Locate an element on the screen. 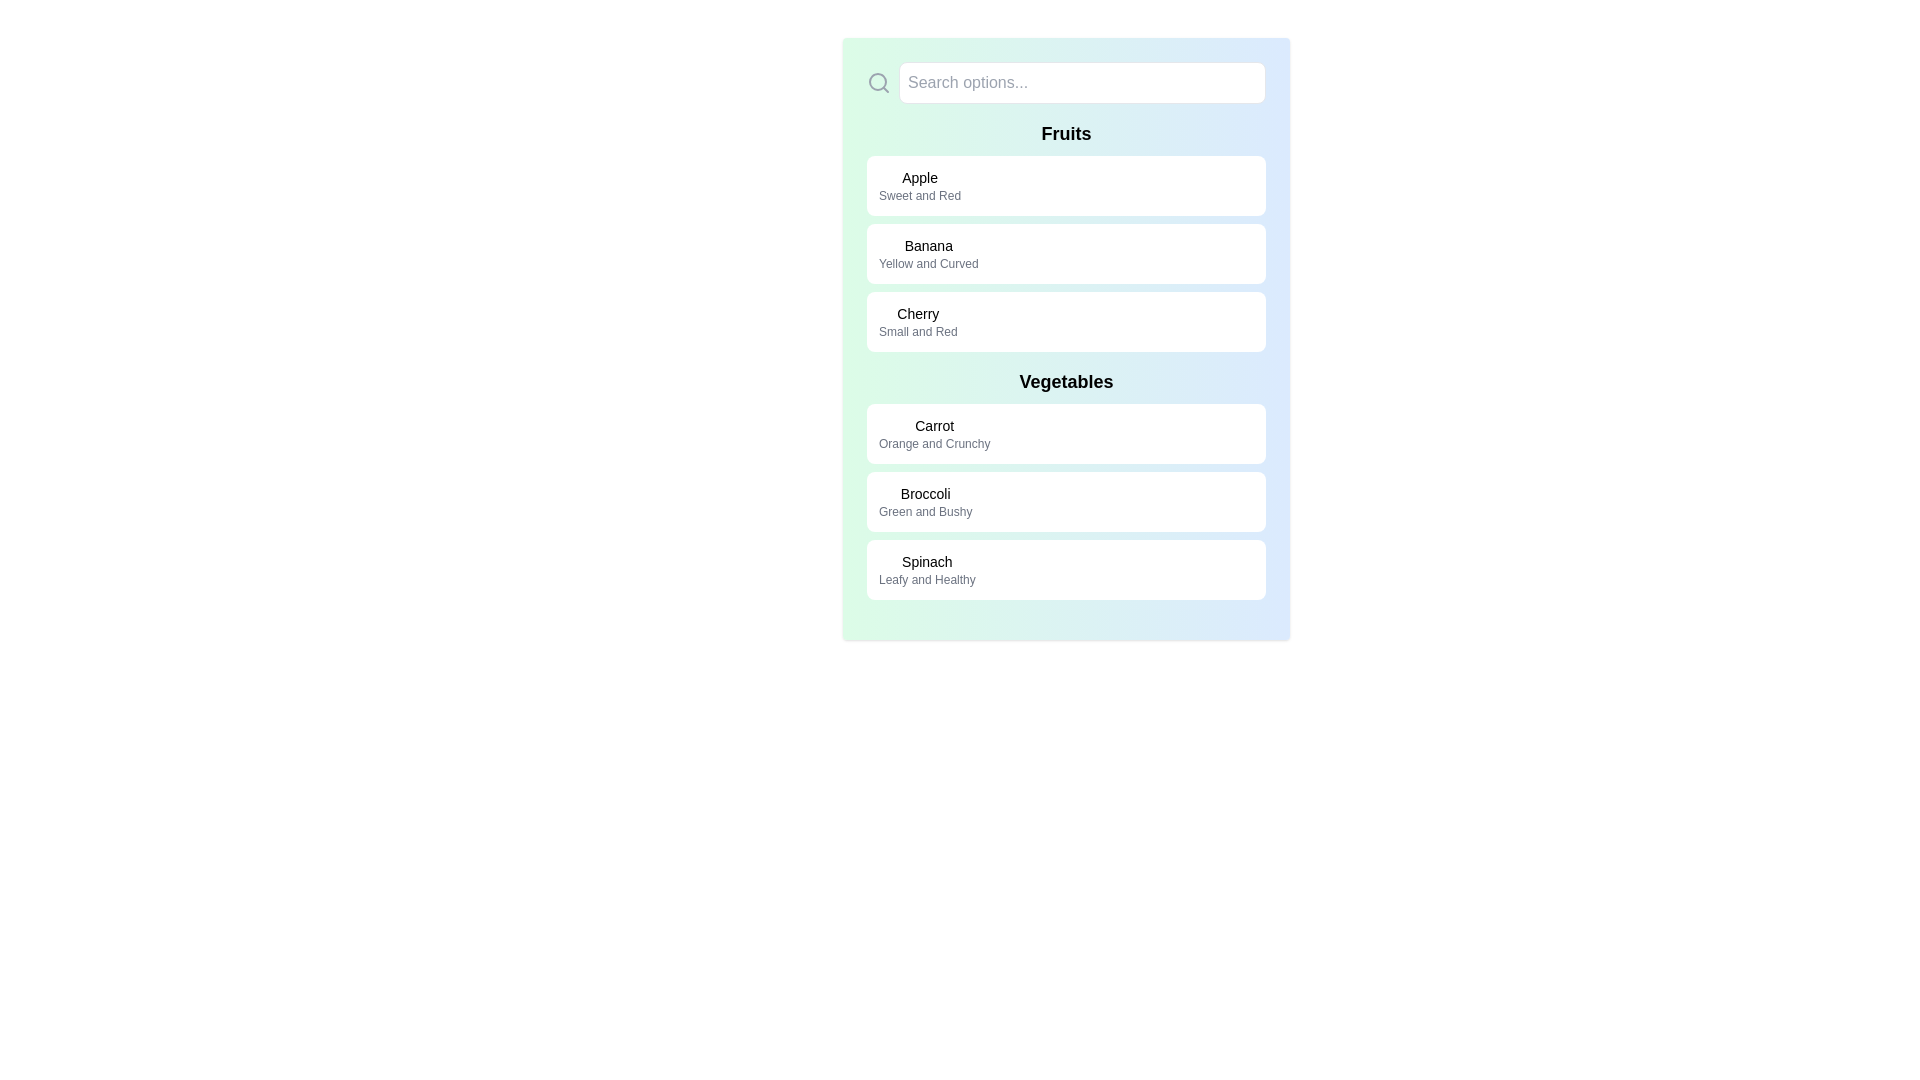 This screenshot has height=1080, width=1920. the static text label reading 'Leafy and Healthy', which is positioned below the bolded title 'Spinach' in the 'Vegetables' section is located at coordinates (926, 579).